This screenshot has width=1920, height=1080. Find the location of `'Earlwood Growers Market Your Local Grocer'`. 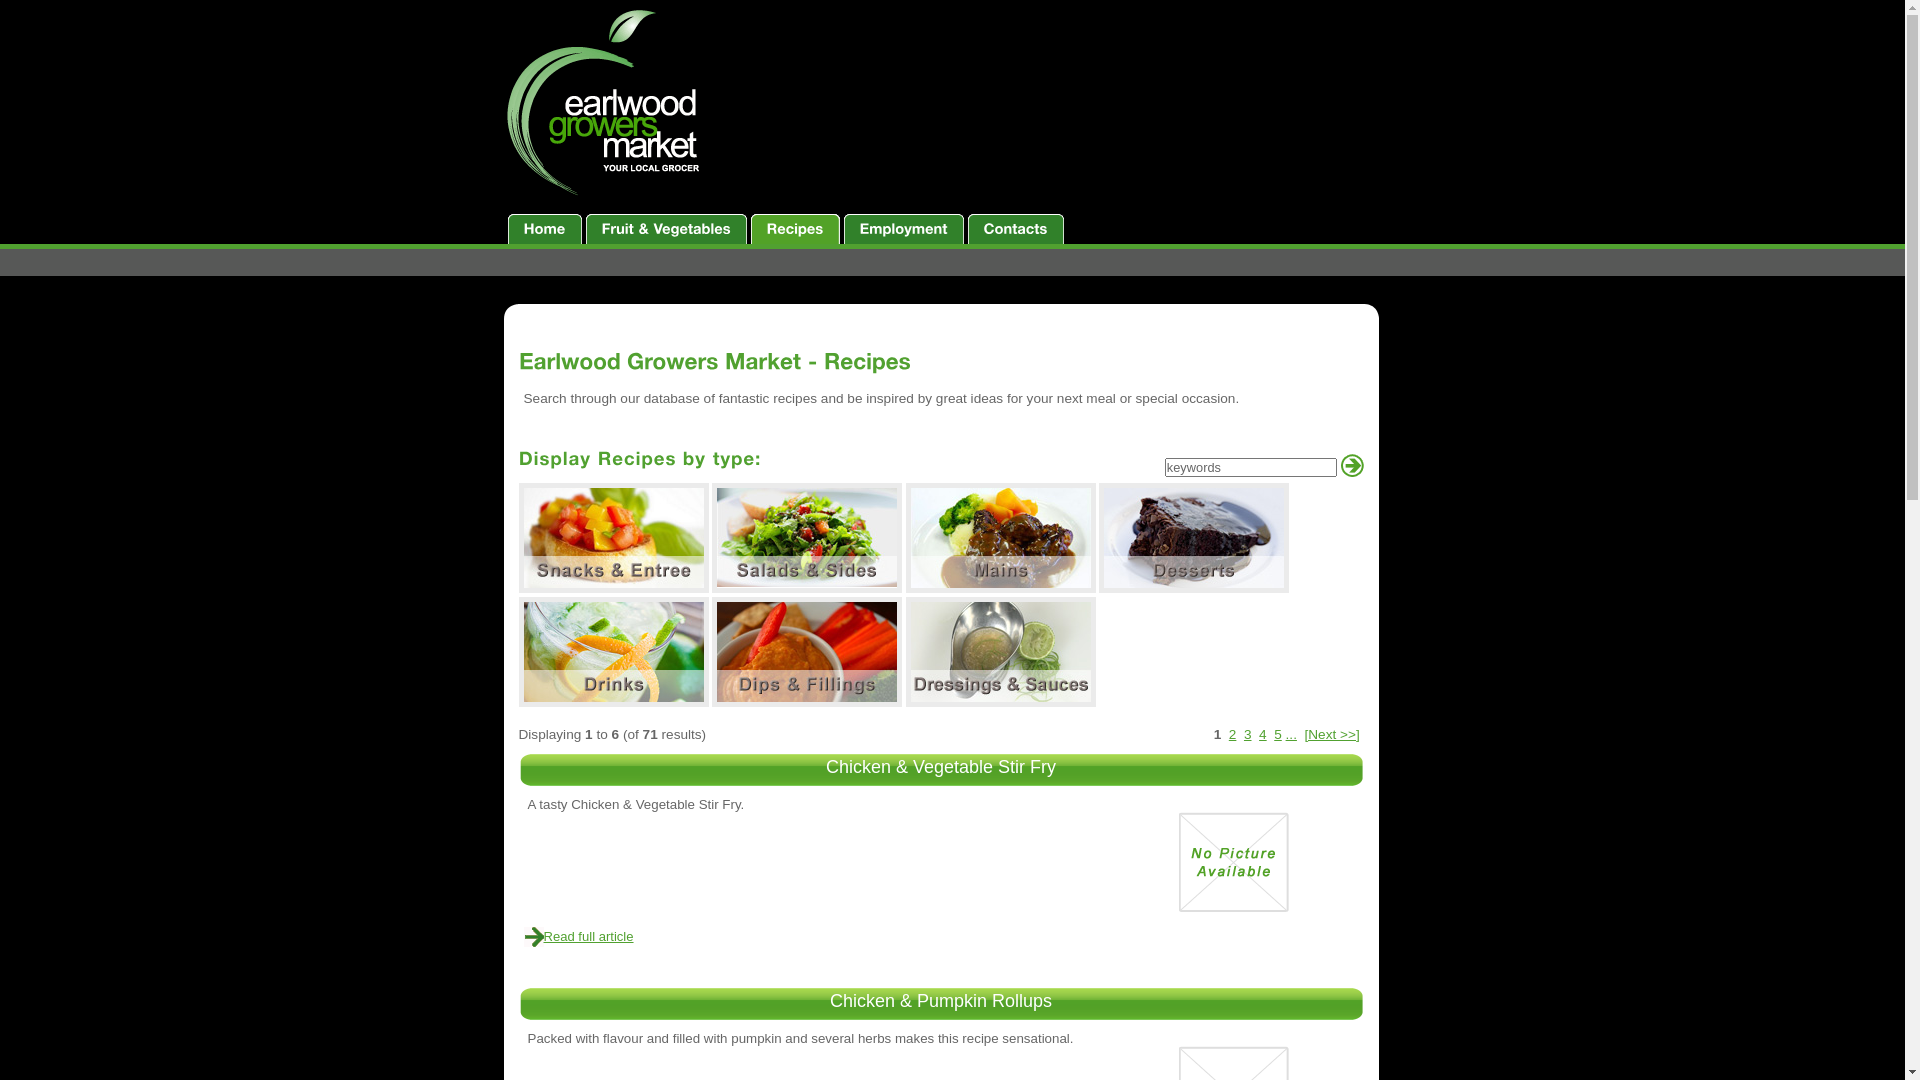

'Earlwood Growers Market Your Local Grocer' is located at coordinates (604, 103).